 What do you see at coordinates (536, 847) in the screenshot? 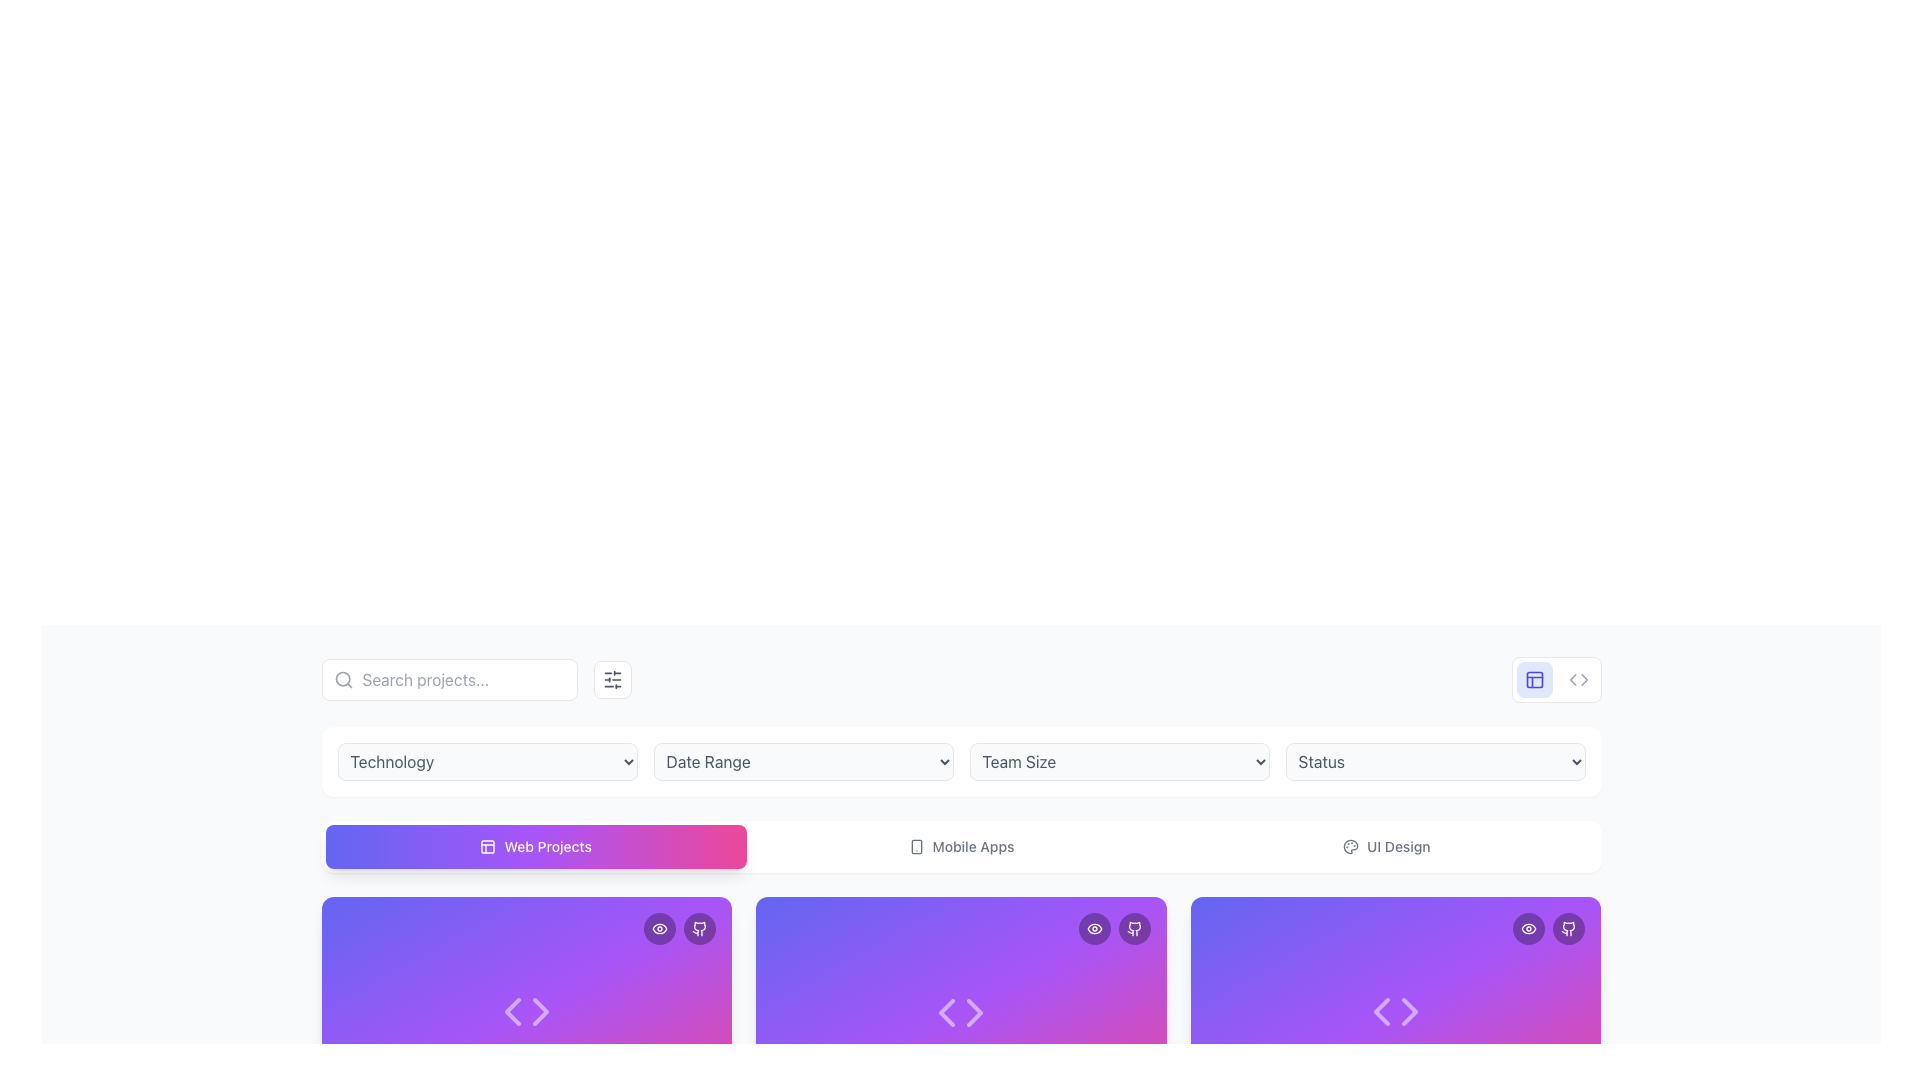
I see `the 'Web Projects' button, which is the leftmost button among three options, featuring a gradient background and white text` at bounding box center [536, 847].